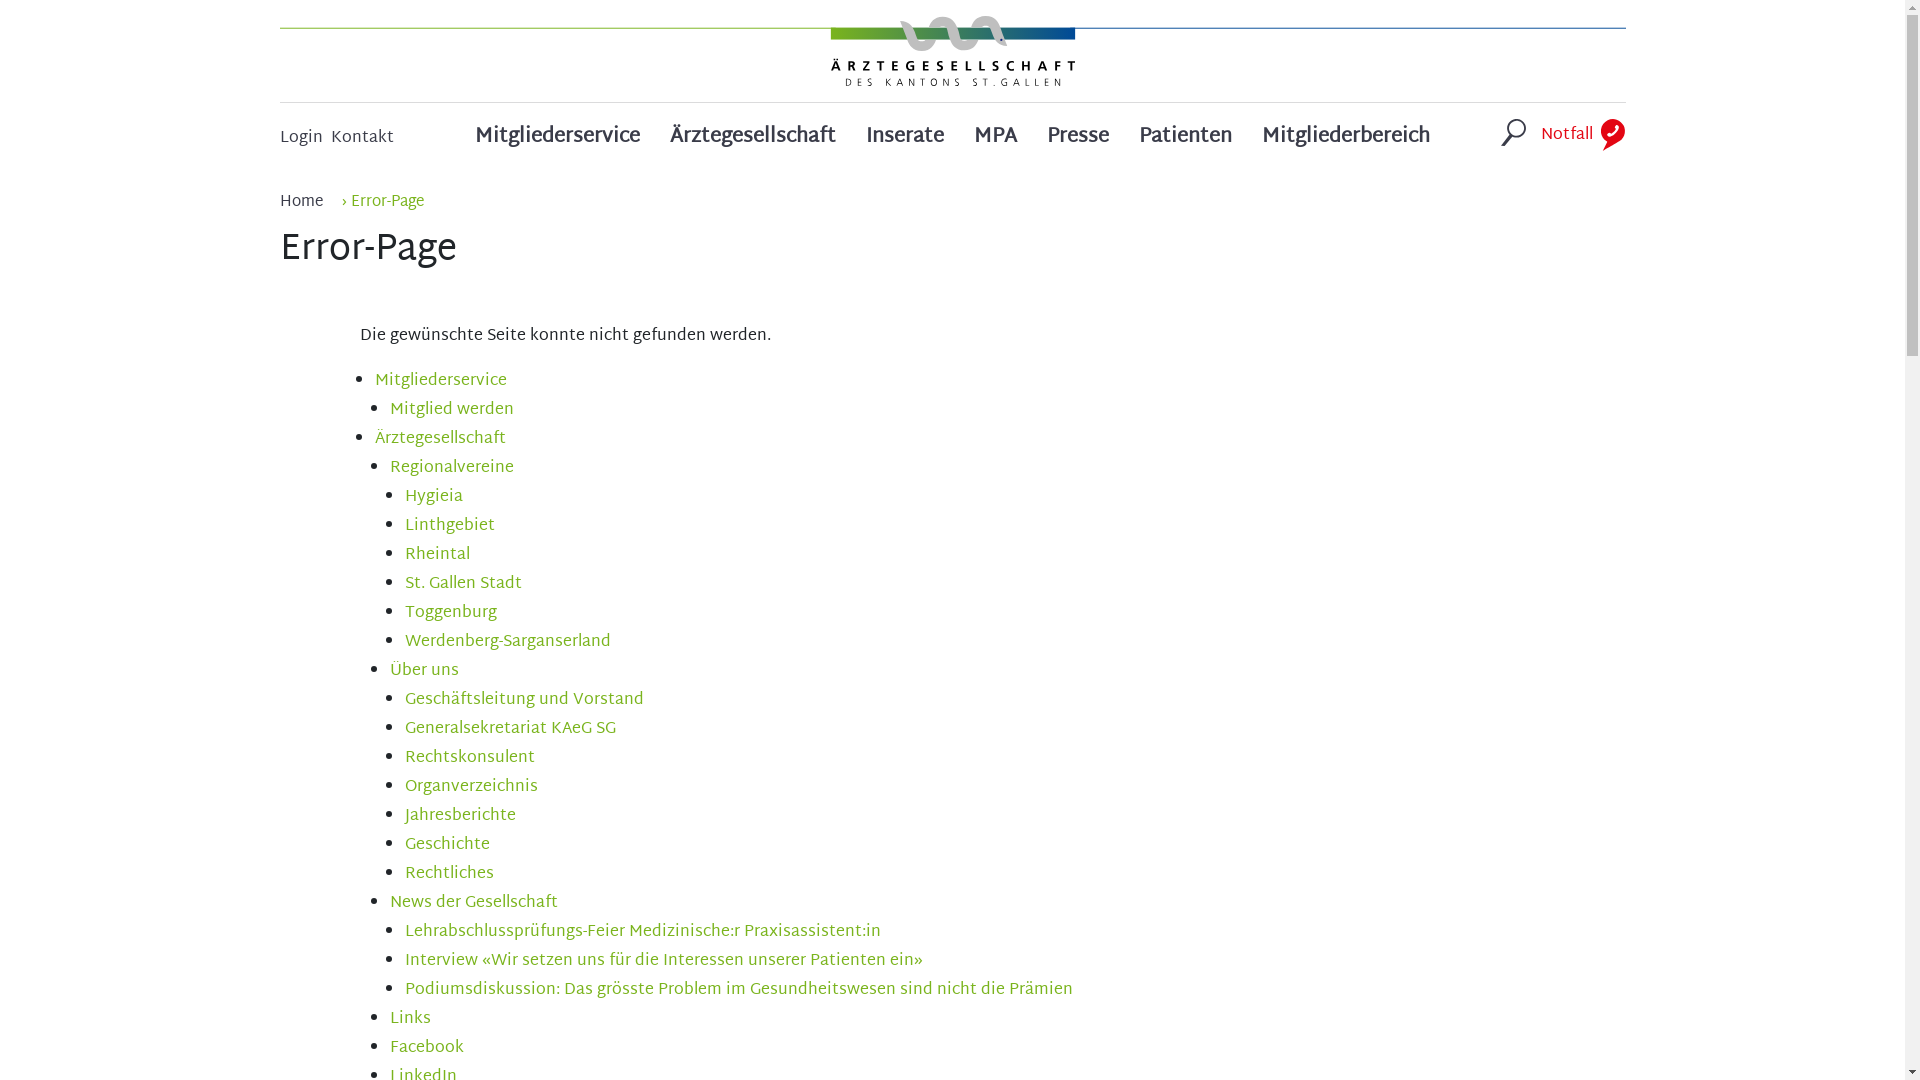 The width and height of the screenshot is (1920, 1080). Describe the element at coordinates (300, 145) in the screenshot. I see `'Login'` at that location.